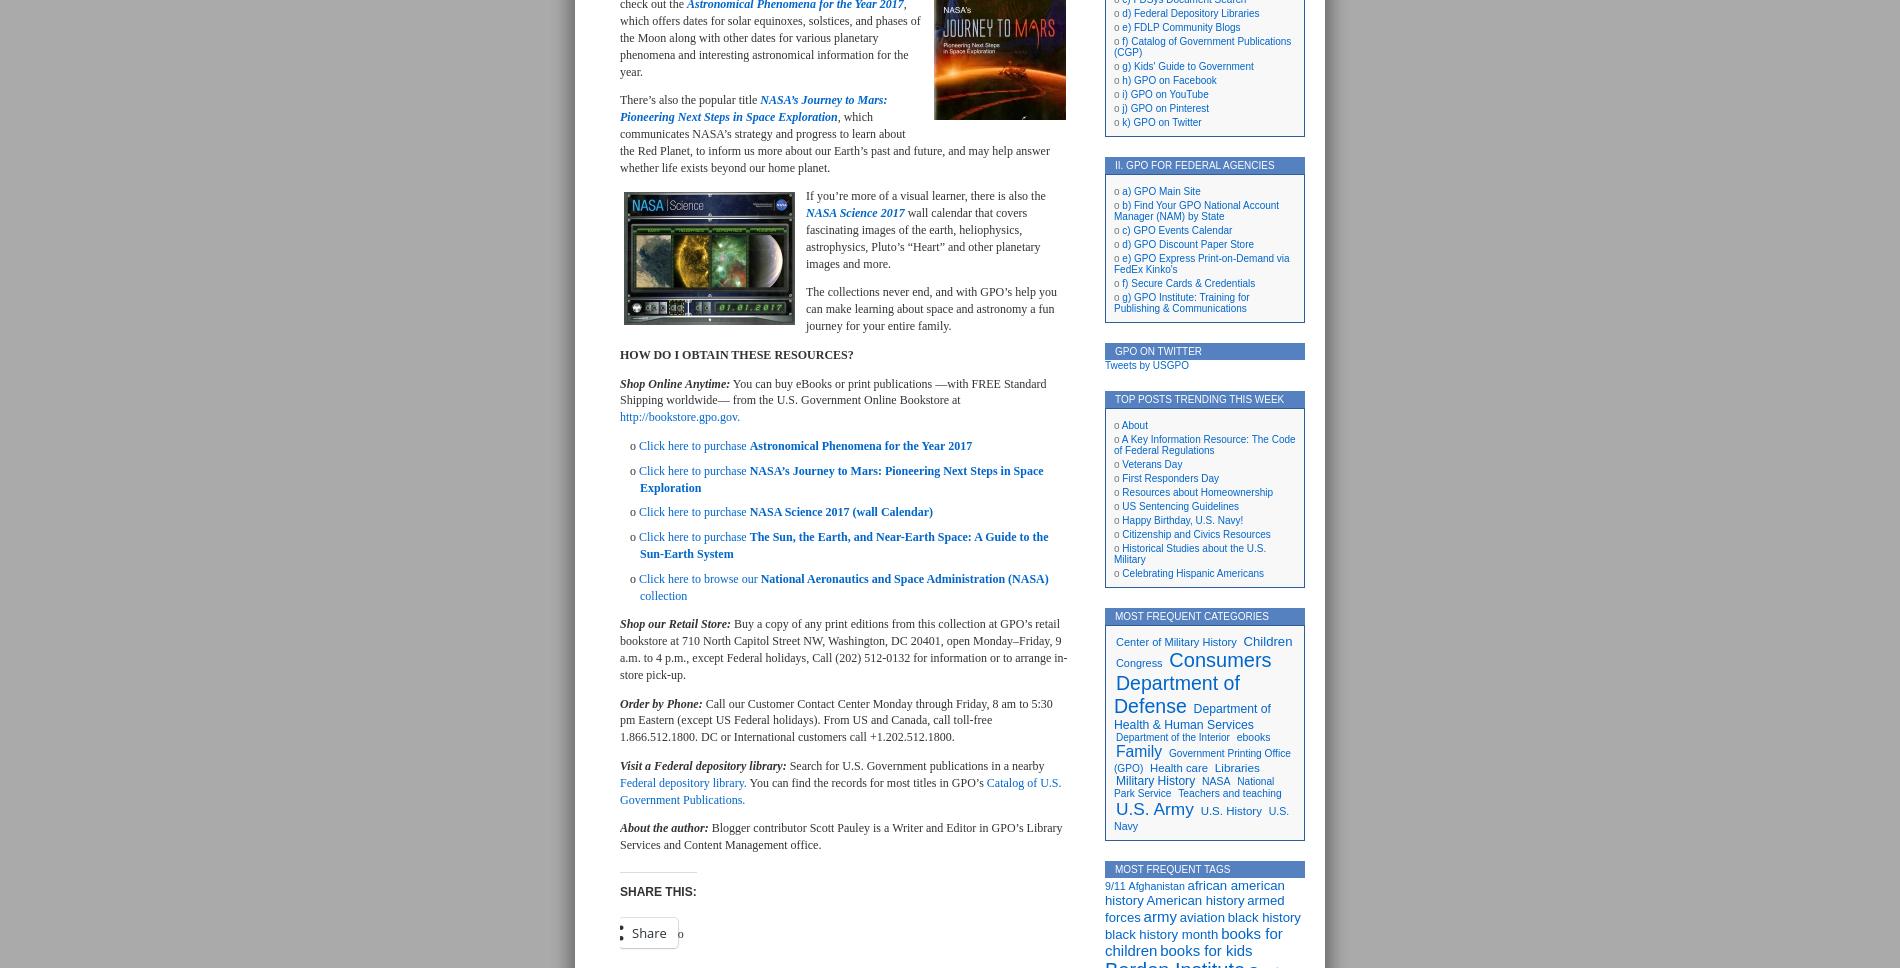  What do you see at coordinates (1228, 792) in the screenshot?
I see `'Teachers and teaching'` at bounding box center [1228, 792].